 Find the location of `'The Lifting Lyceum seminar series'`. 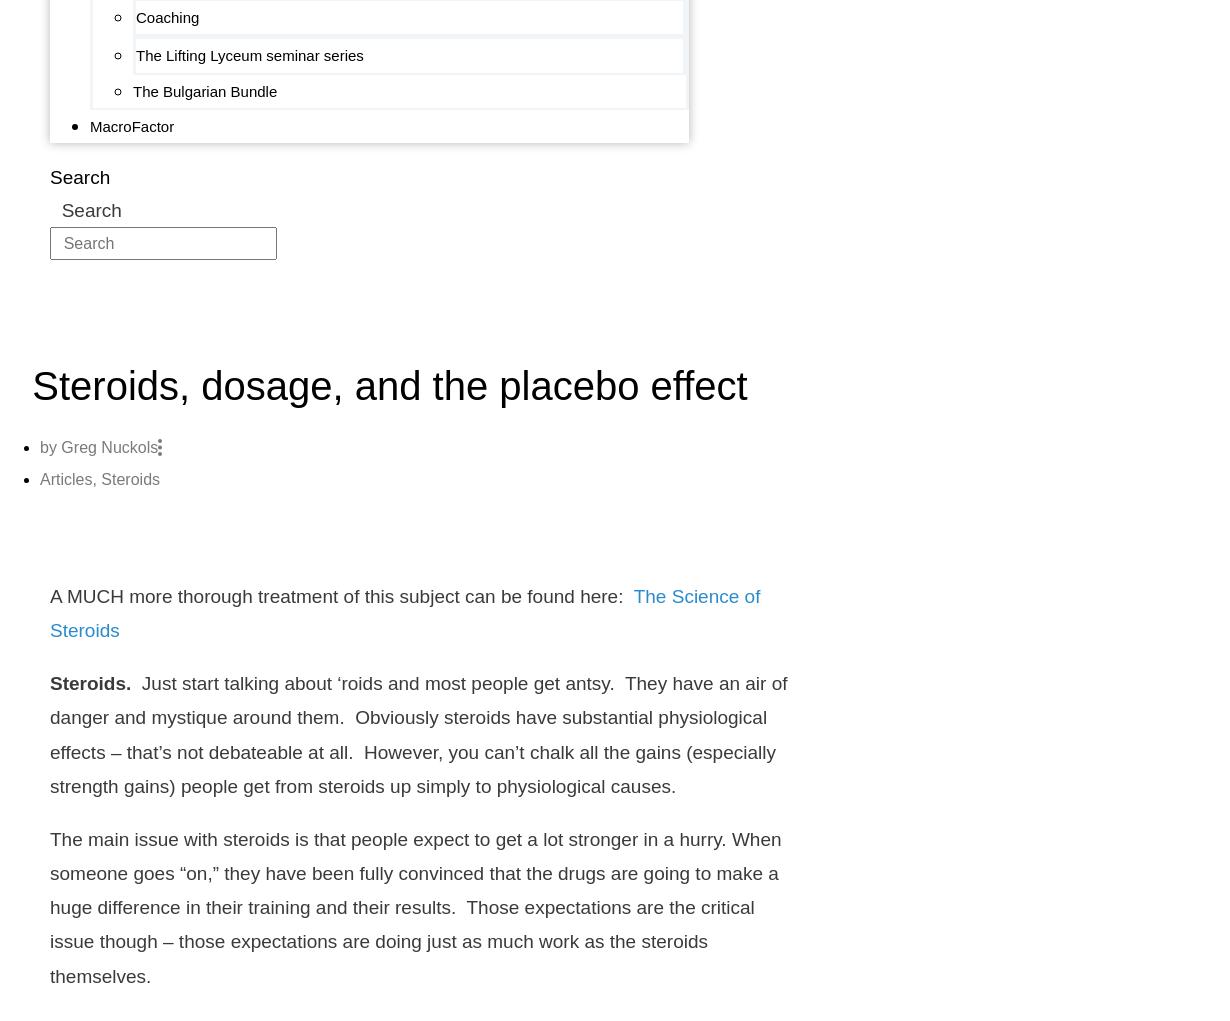

'The Lifting Lyceum seminar series' is located at coordinates (249, 55).